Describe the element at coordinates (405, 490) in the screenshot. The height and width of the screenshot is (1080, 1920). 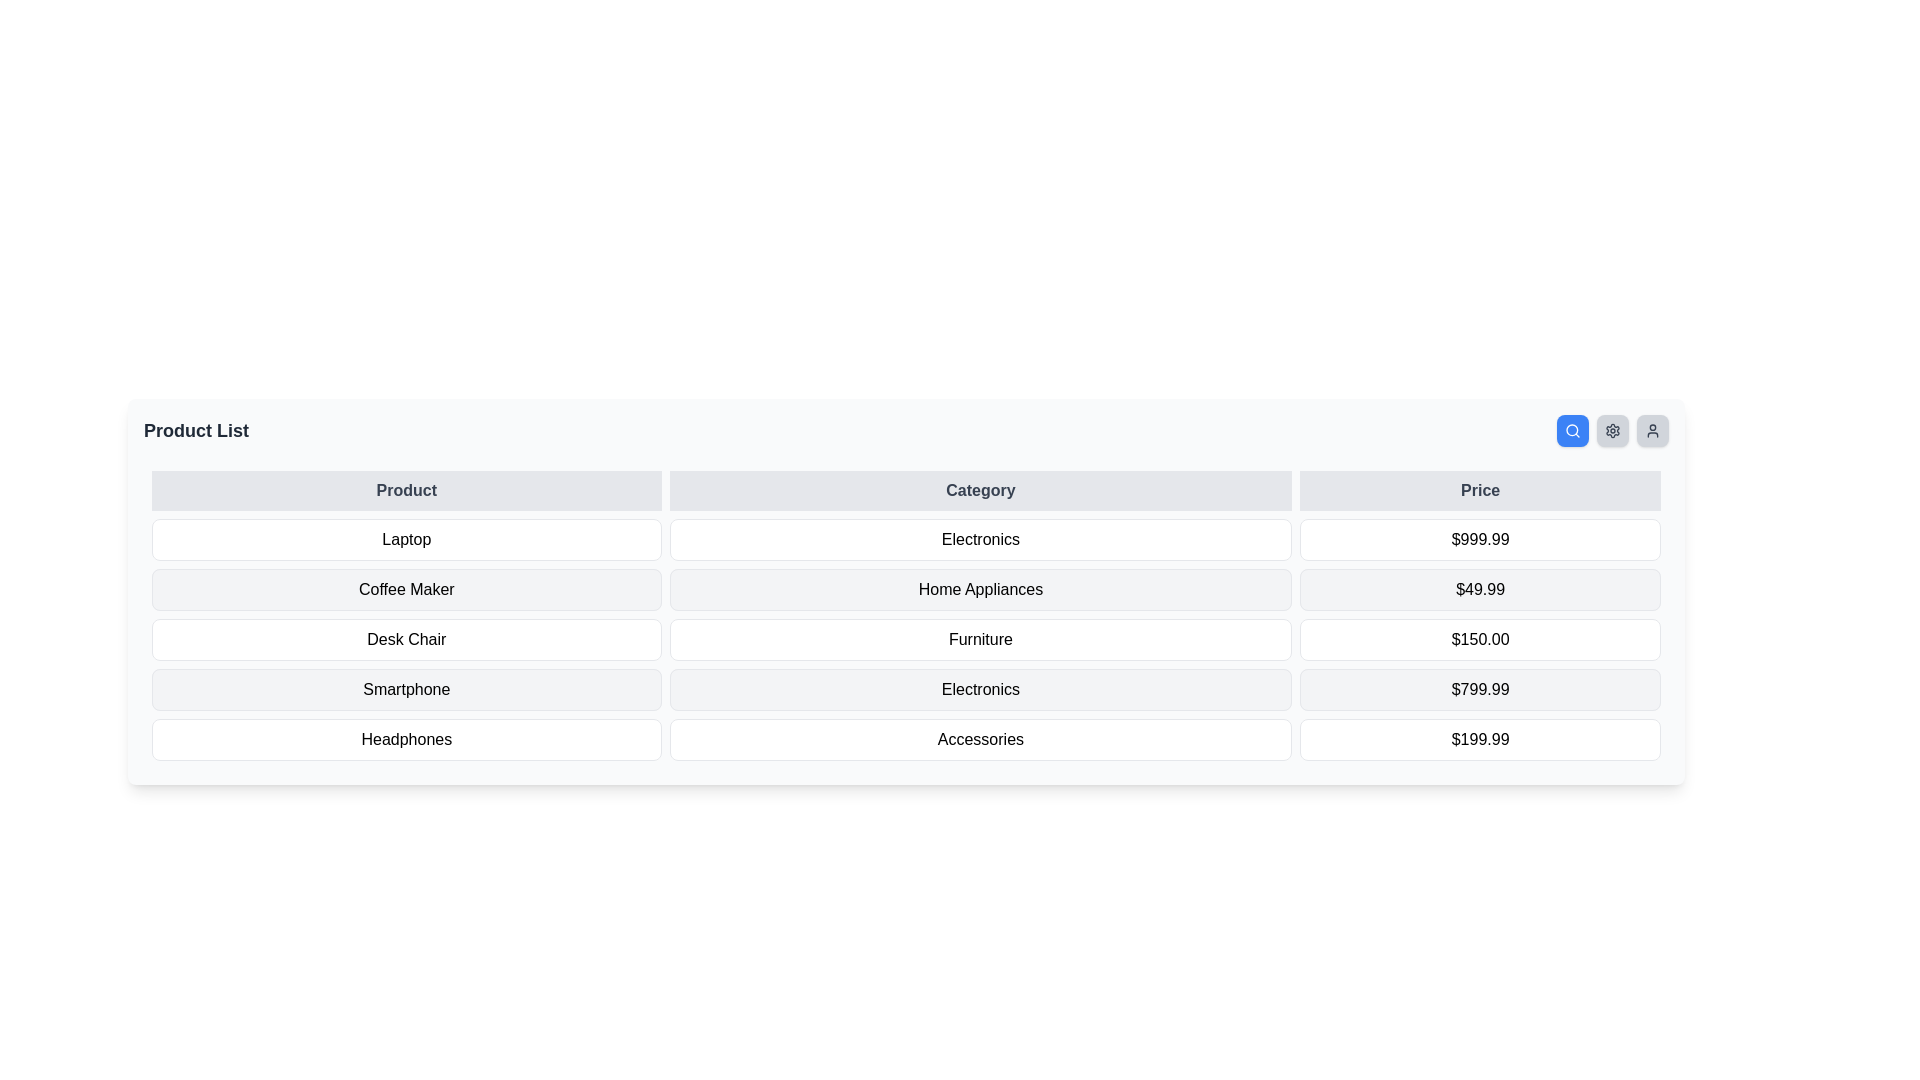
I see `text of the 'Product' header, which categorizes the entries in the column below it in the table` at that location.